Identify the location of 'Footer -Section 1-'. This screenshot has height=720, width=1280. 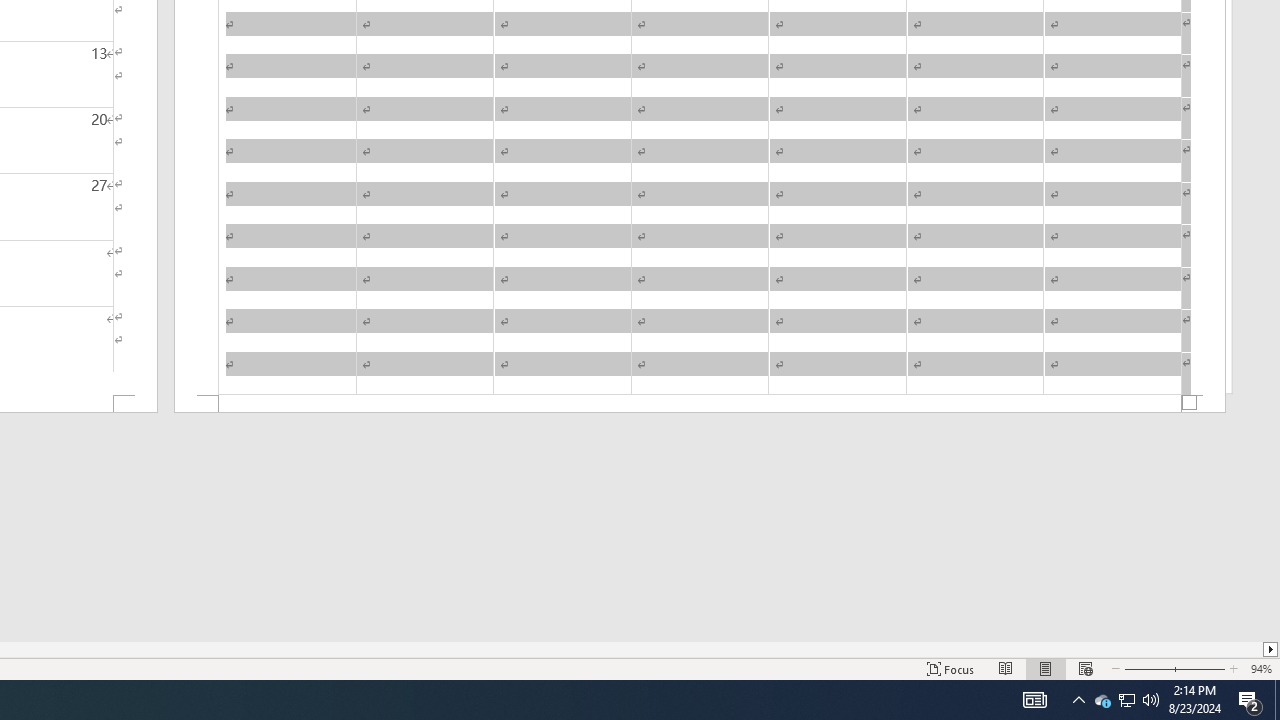
(700, 404).